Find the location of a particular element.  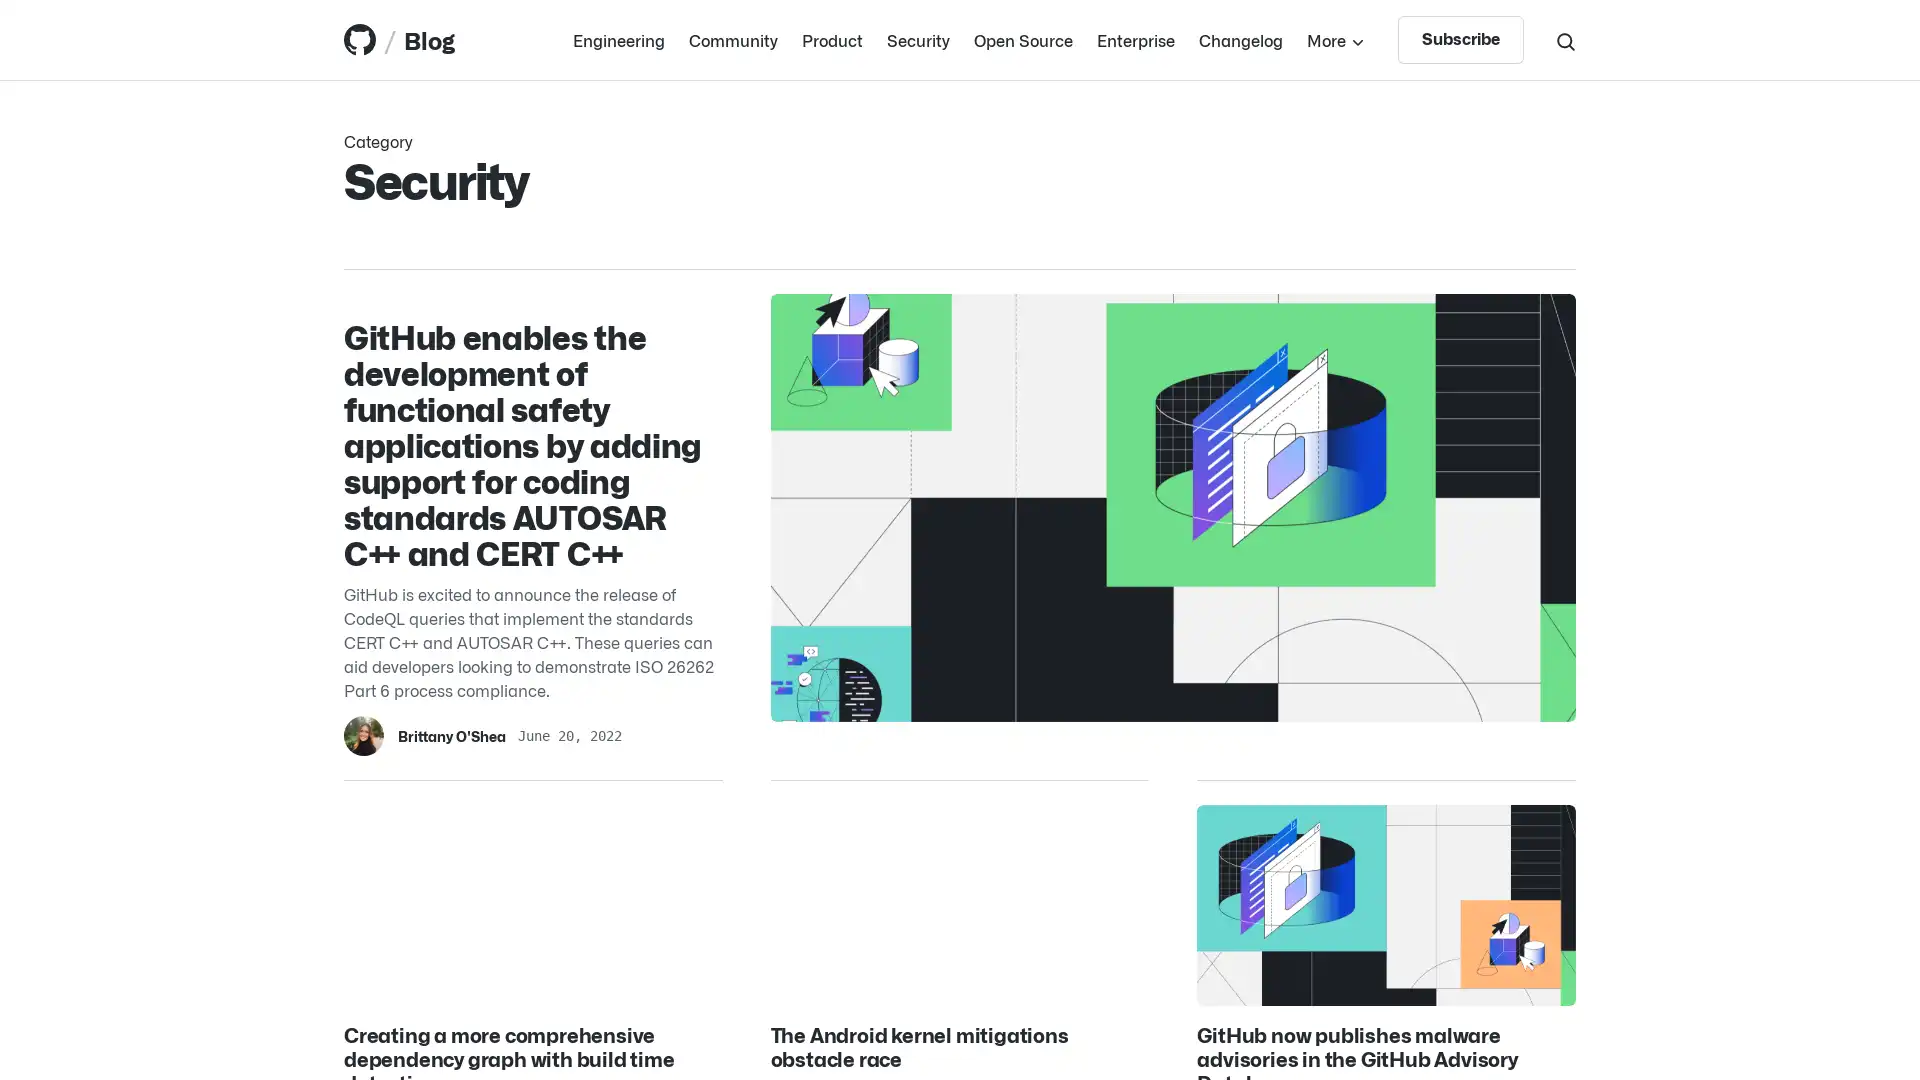

More is located at coordinates (1336, 38).